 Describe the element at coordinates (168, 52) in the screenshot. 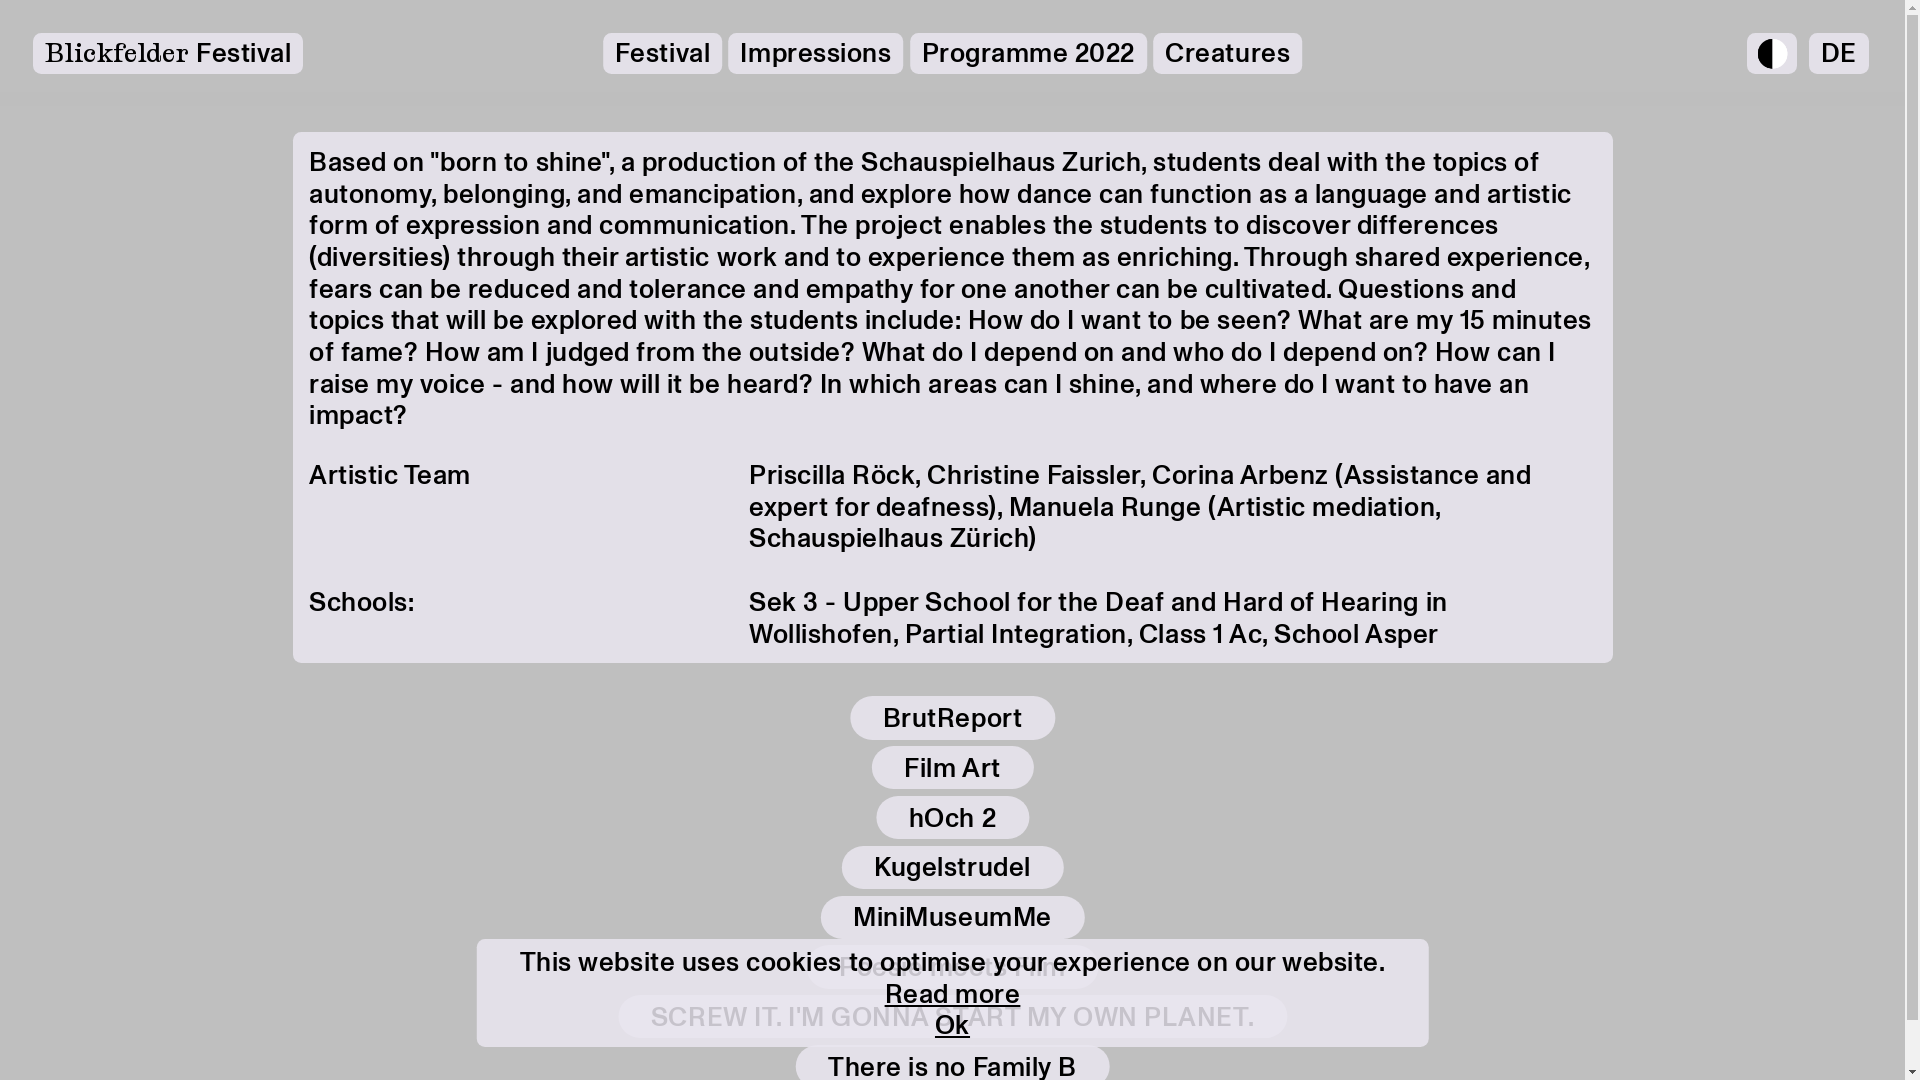

I see `'Blickfelder Festival'` at that location.